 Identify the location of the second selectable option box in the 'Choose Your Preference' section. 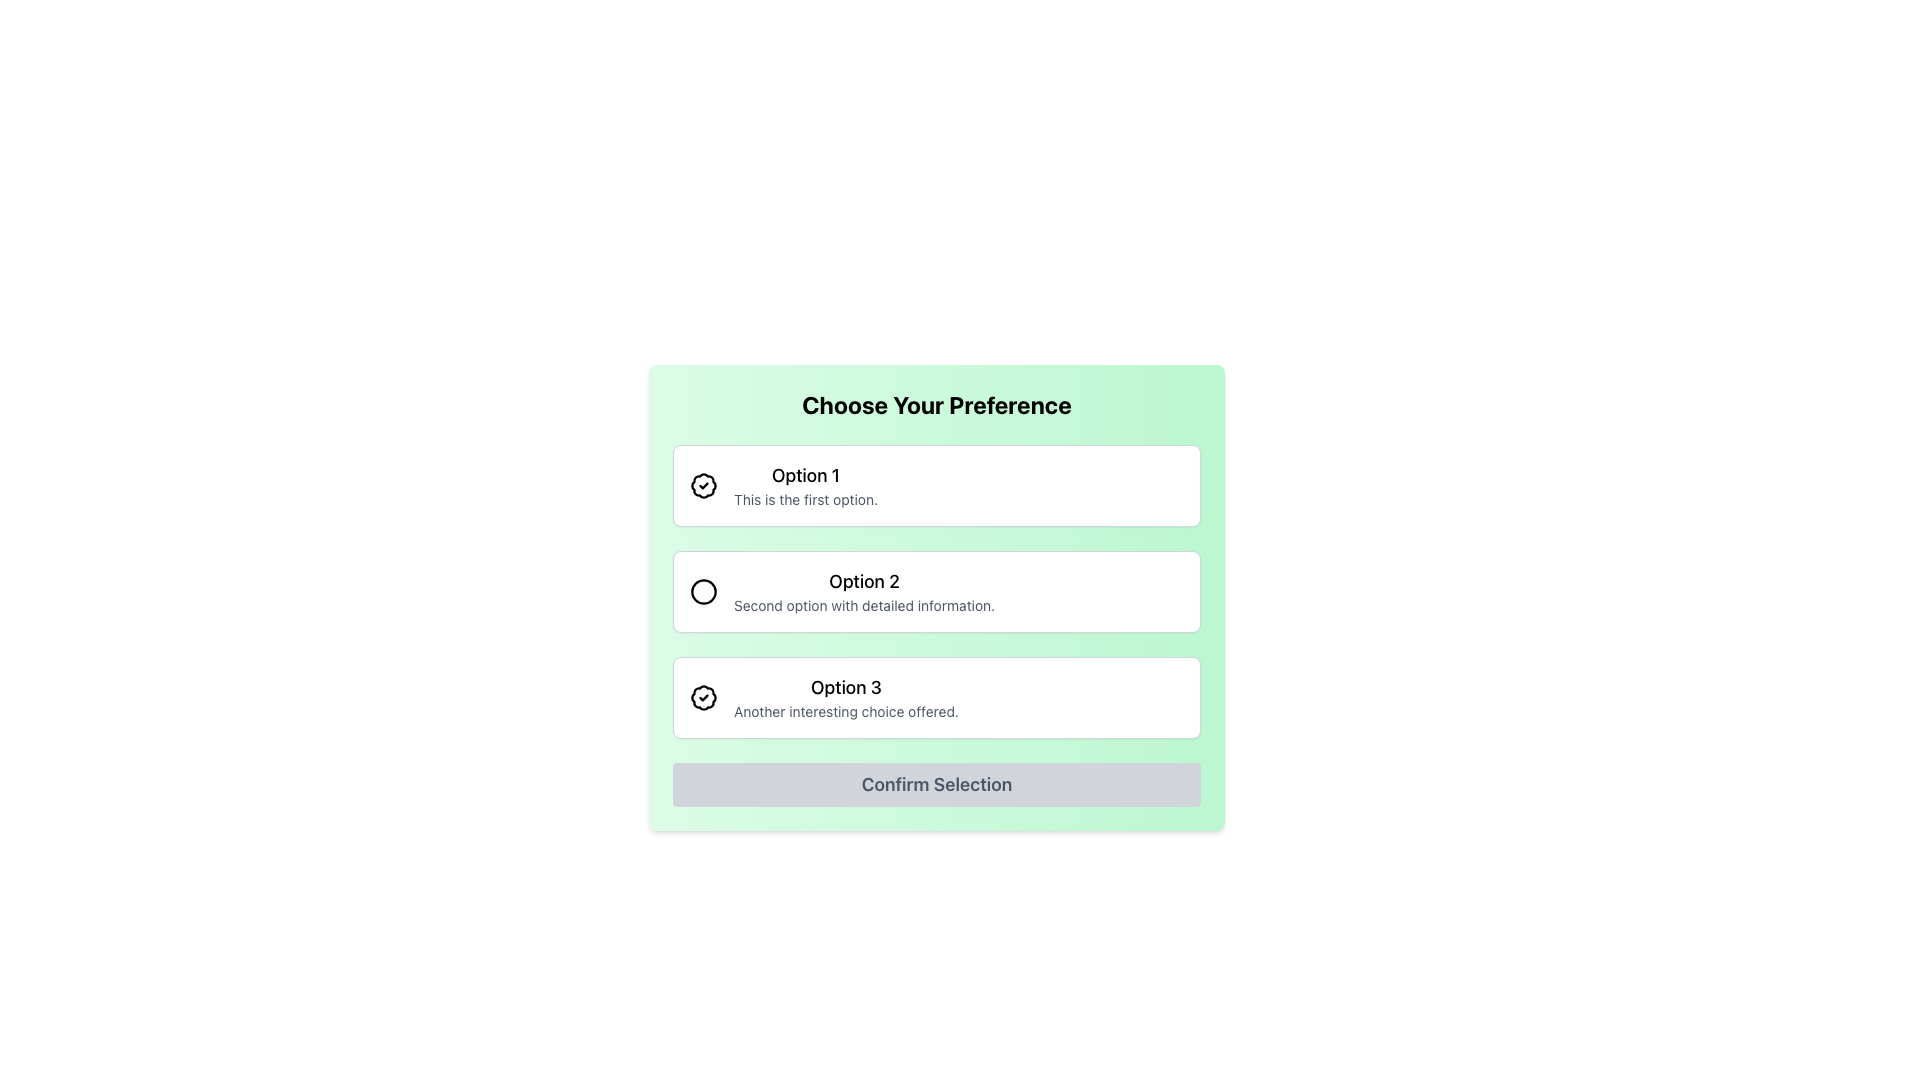
(935, 590).